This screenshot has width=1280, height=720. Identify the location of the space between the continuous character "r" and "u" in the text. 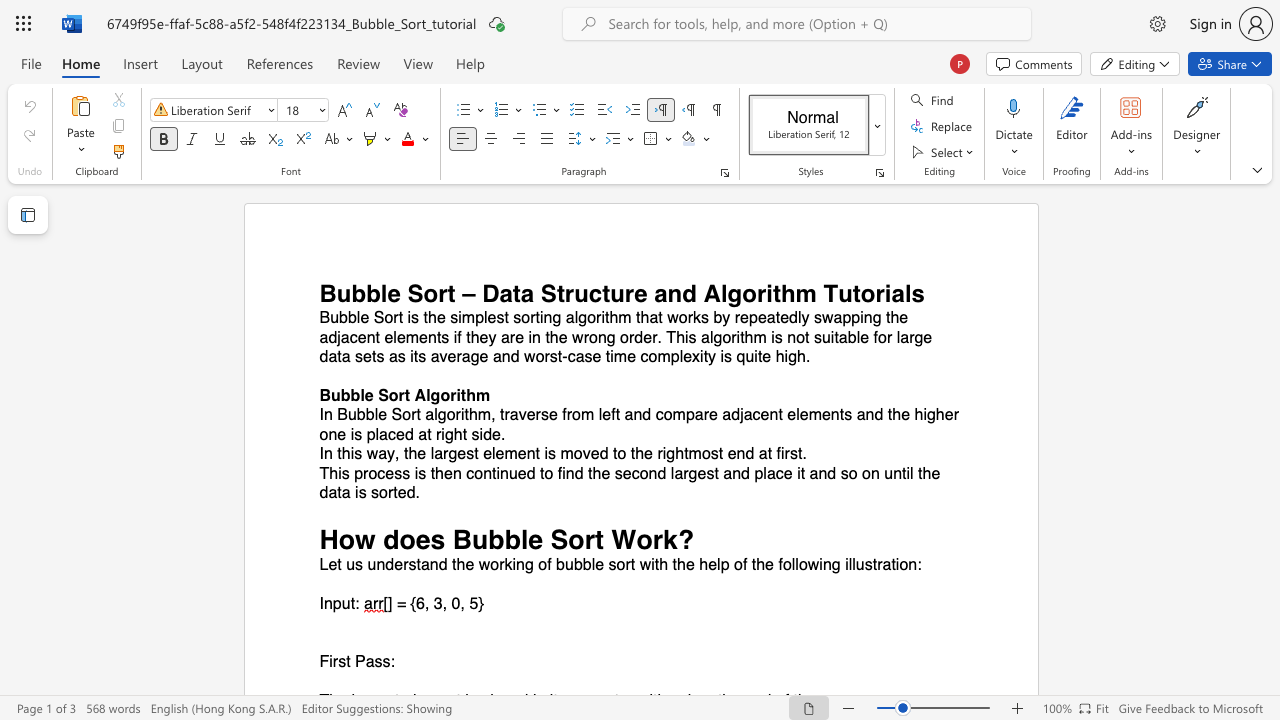
(574, 293).